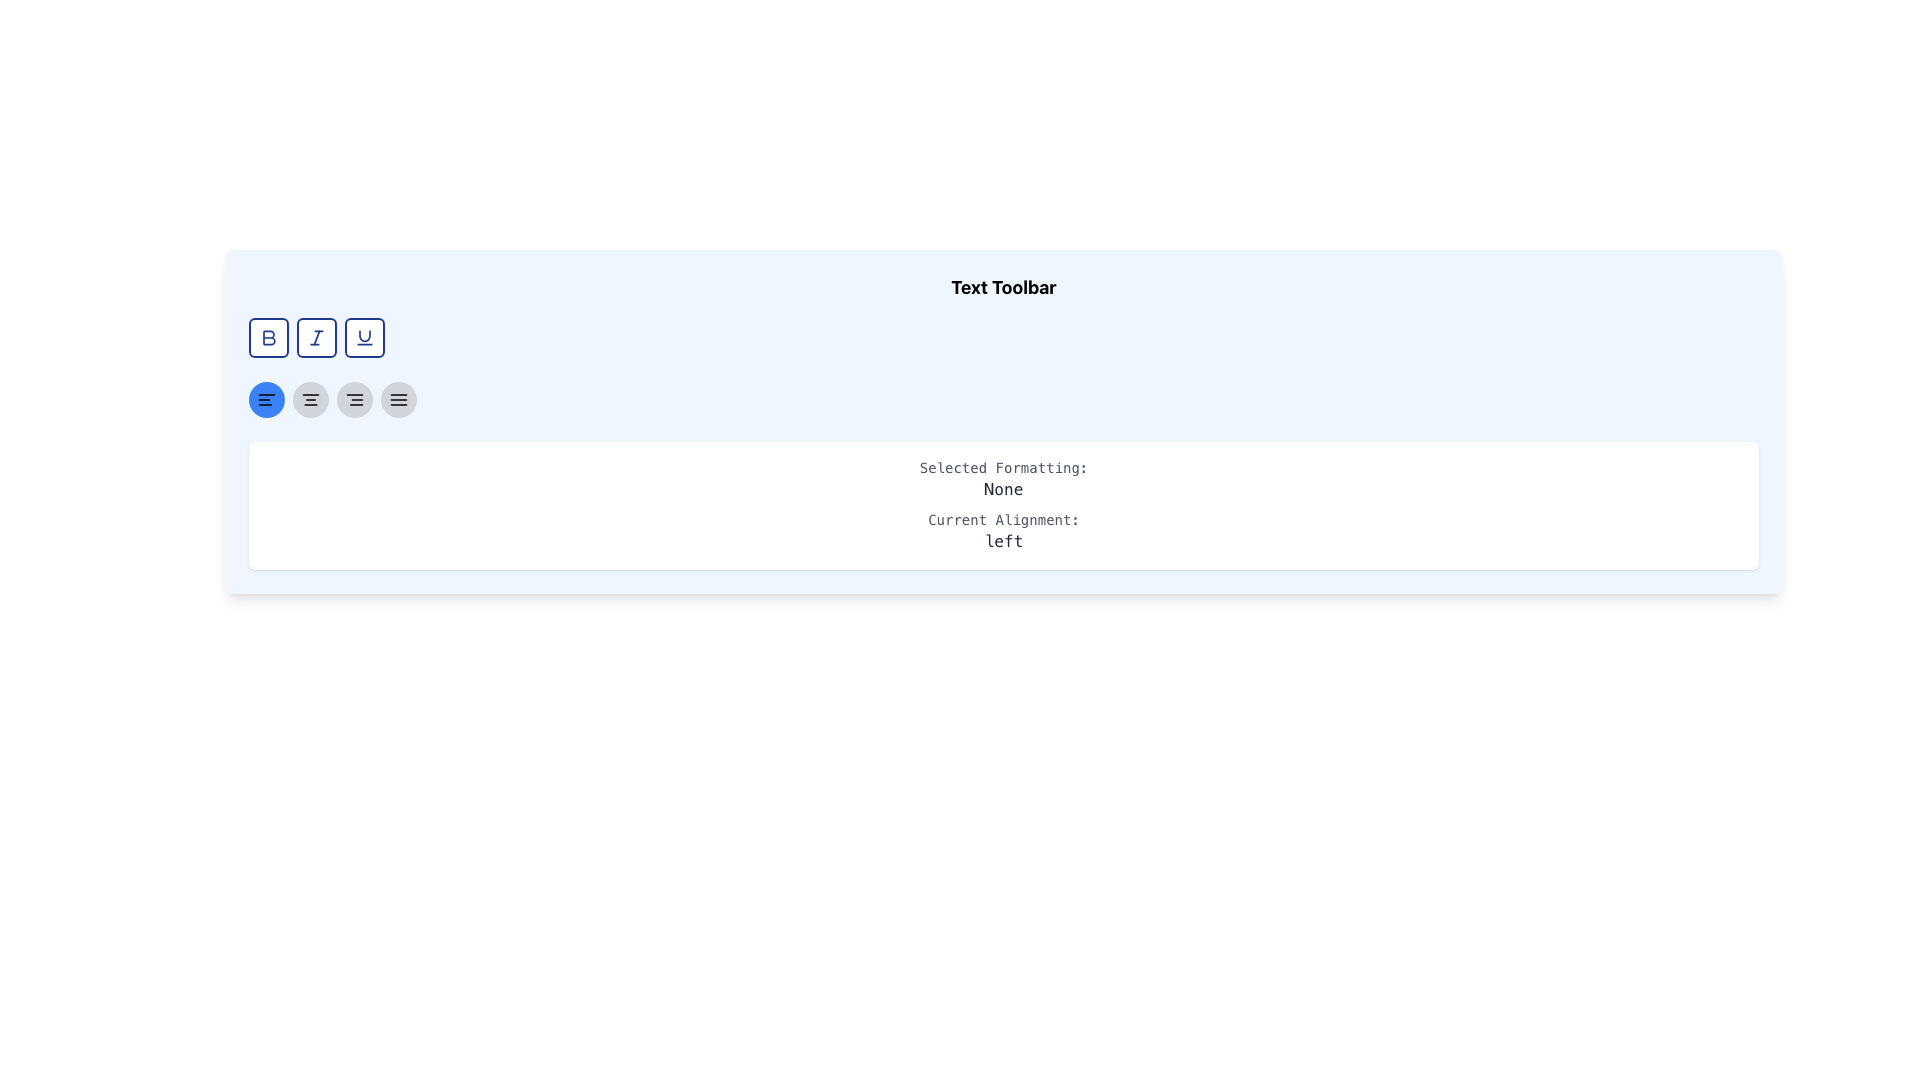  I want to click on the underline formatting button located in the upper part of the interface, which is the fourth button in the horizontal toolbar, so click(364, 337).